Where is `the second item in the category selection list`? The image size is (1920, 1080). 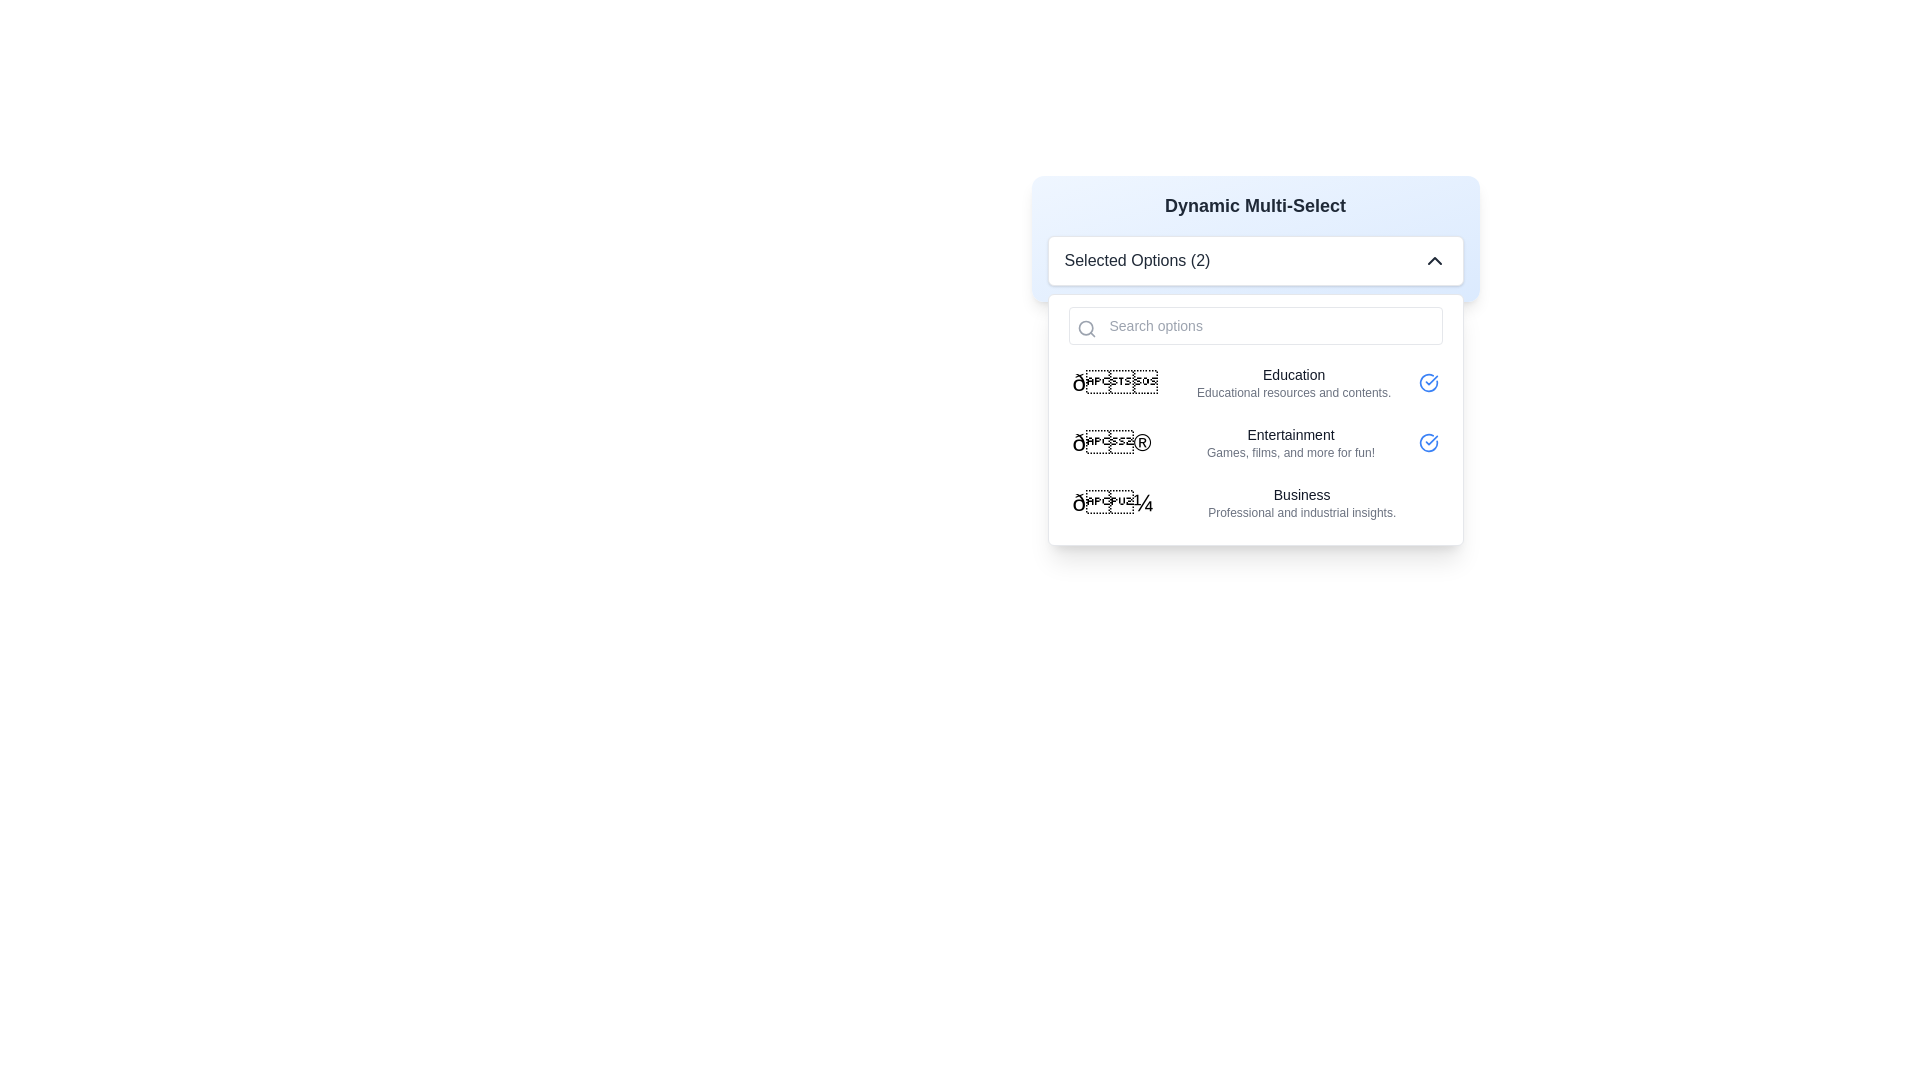
the second item in the category selection list is located at coordinates (1254, 442).